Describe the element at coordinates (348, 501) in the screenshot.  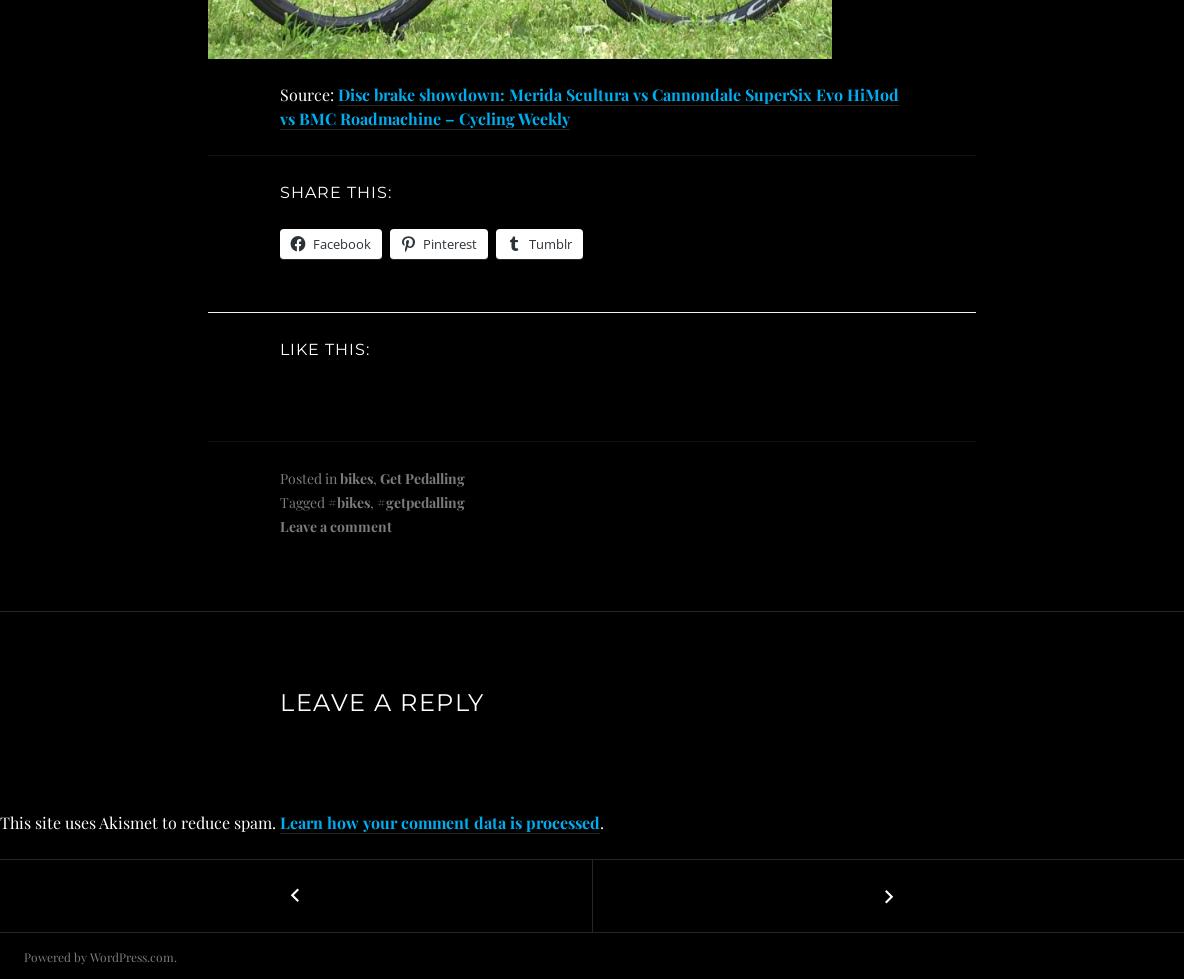
I see `'#bikes'` at that location.